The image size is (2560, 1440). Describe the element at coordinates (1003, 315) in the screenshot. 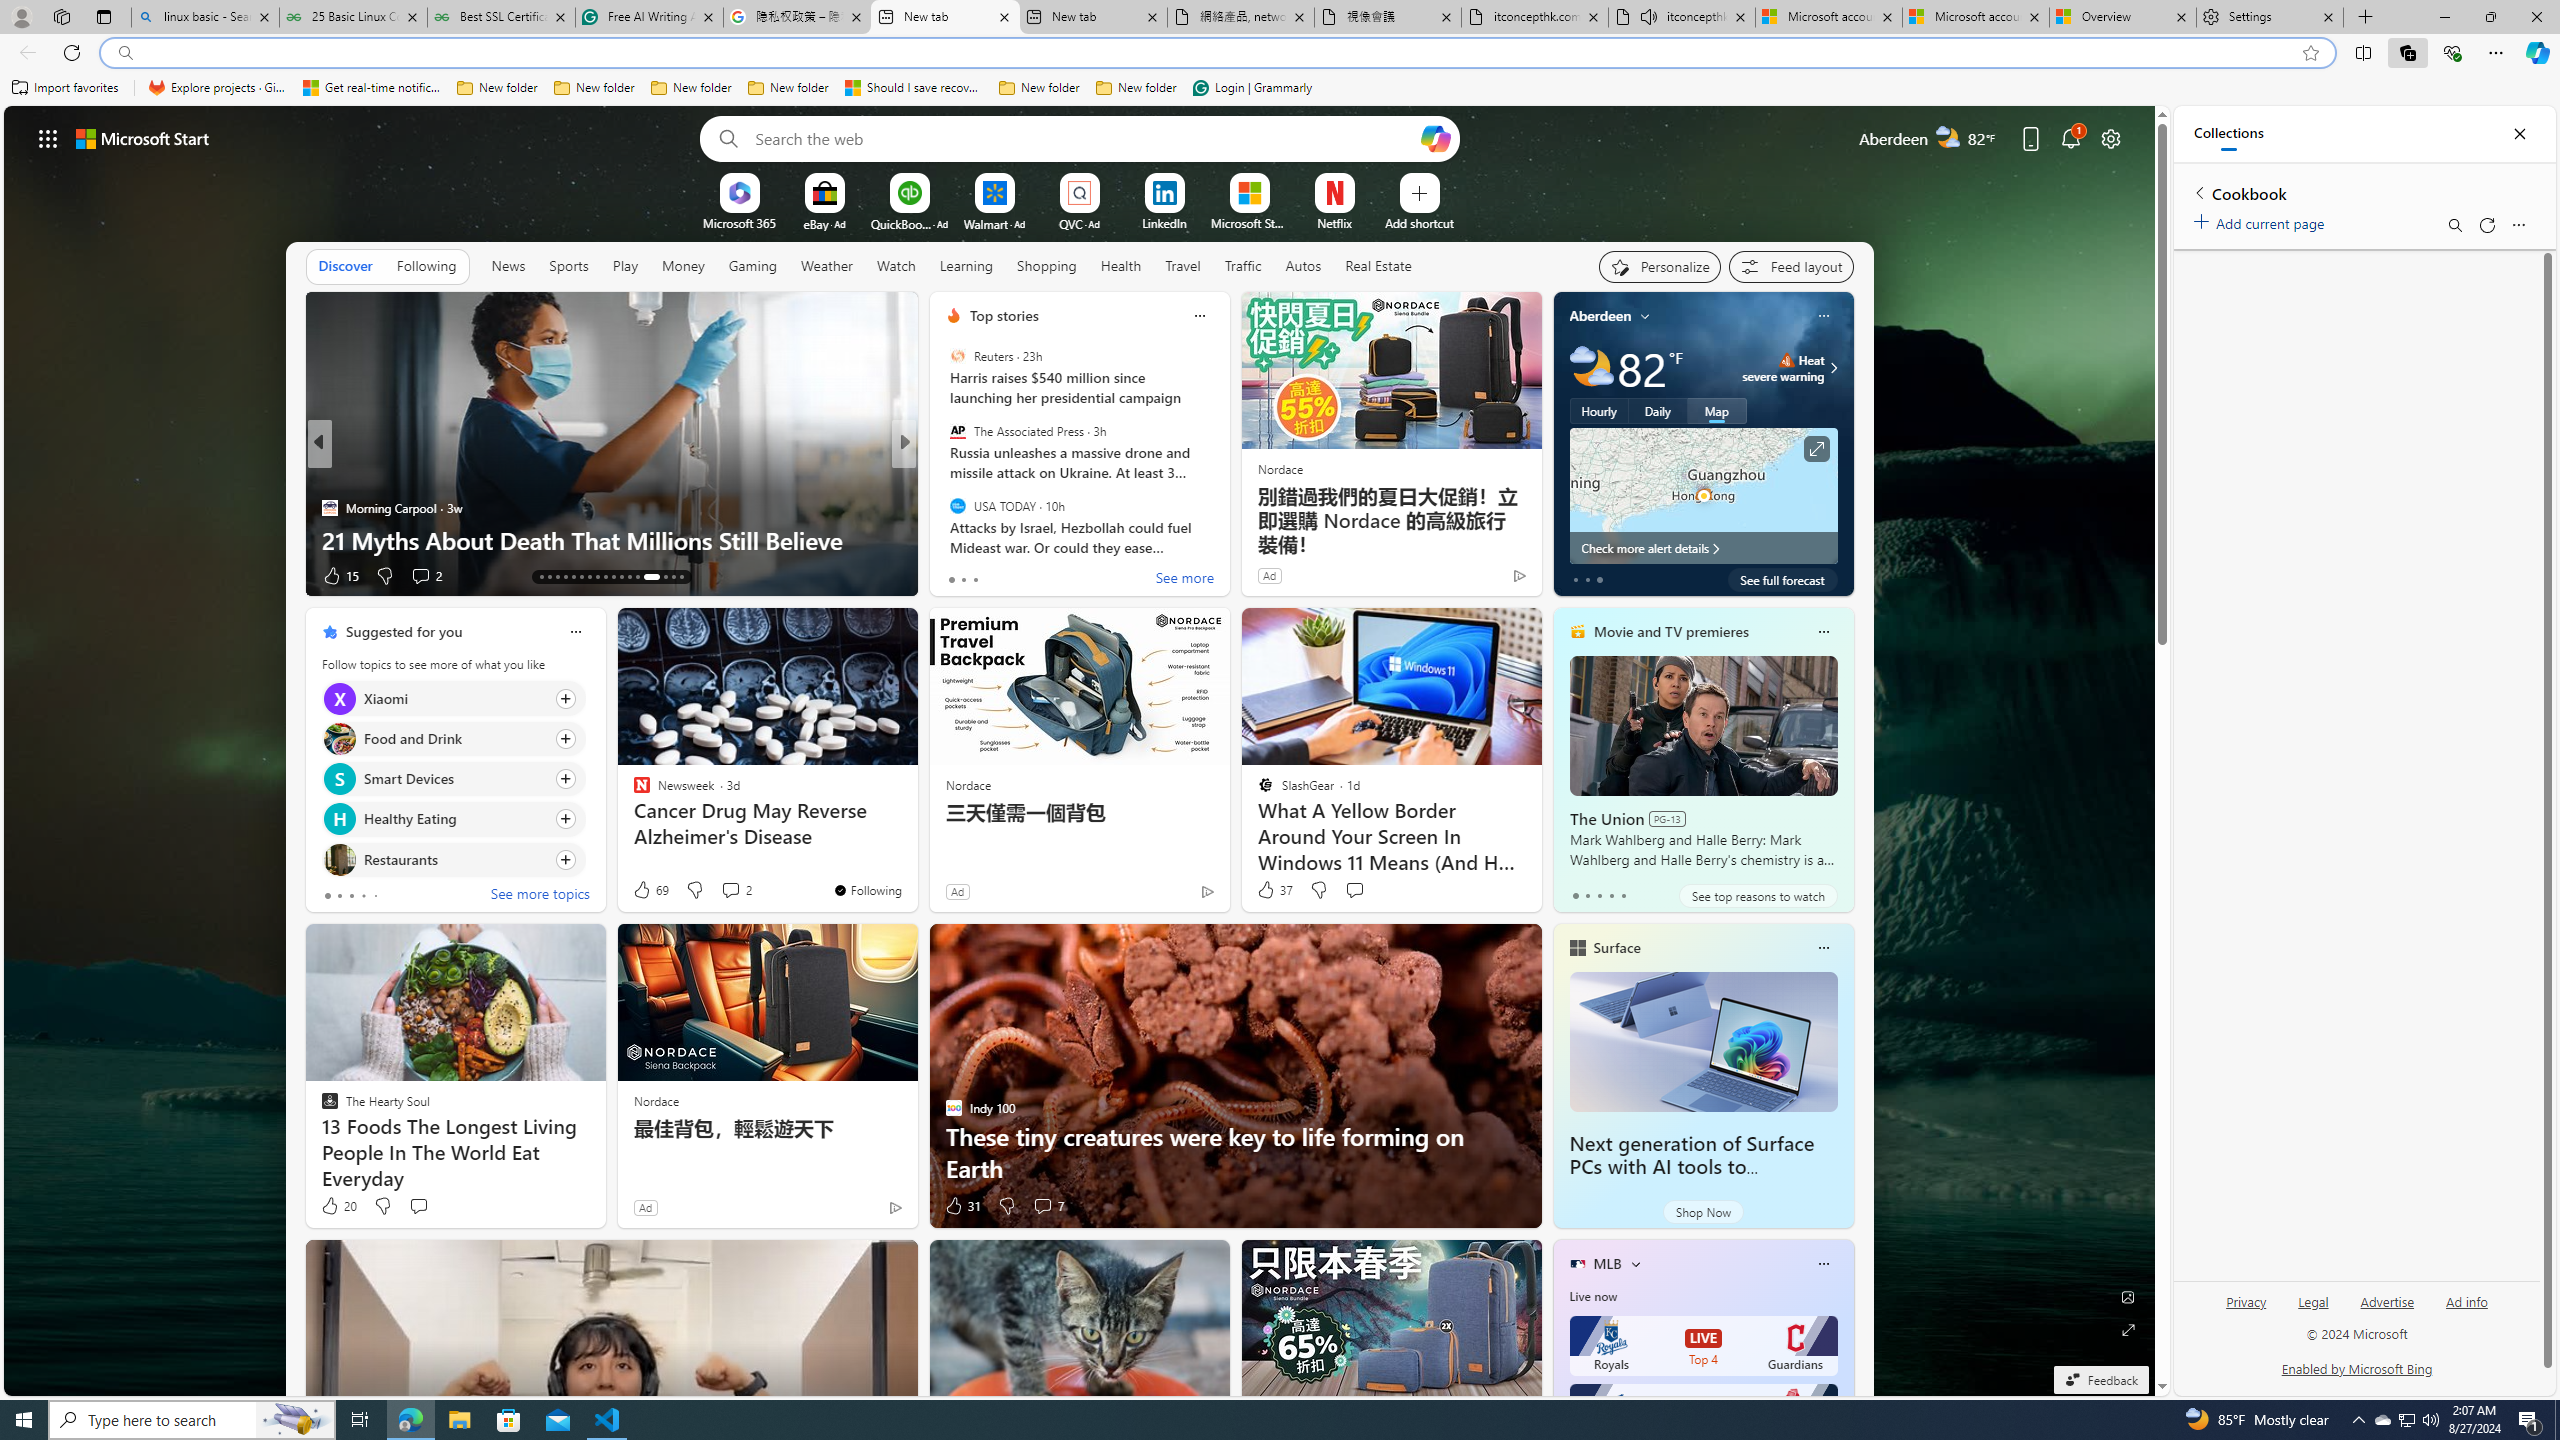

I see `'Top stories'` at that location.